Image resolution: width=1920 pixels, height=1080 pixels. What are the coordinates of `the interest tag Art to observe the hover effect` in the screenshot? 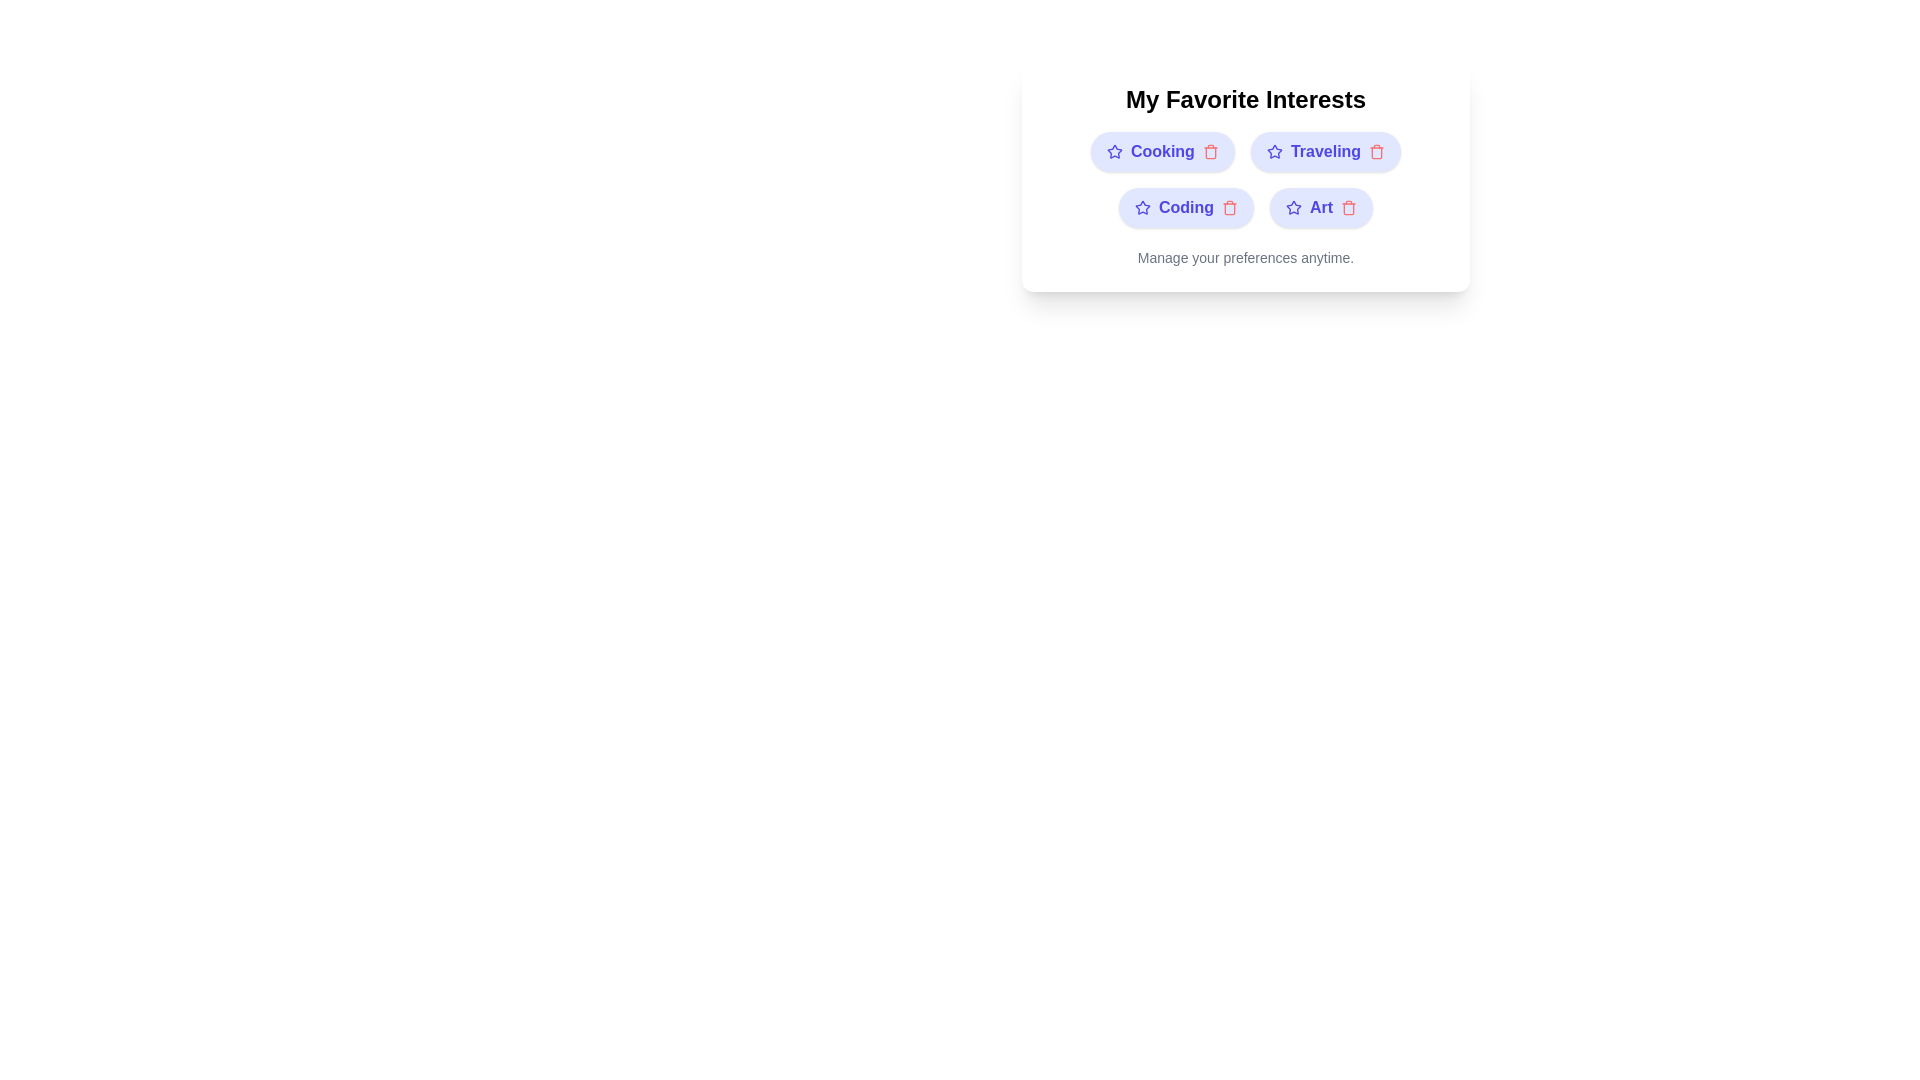 It's located at (1321, 208).